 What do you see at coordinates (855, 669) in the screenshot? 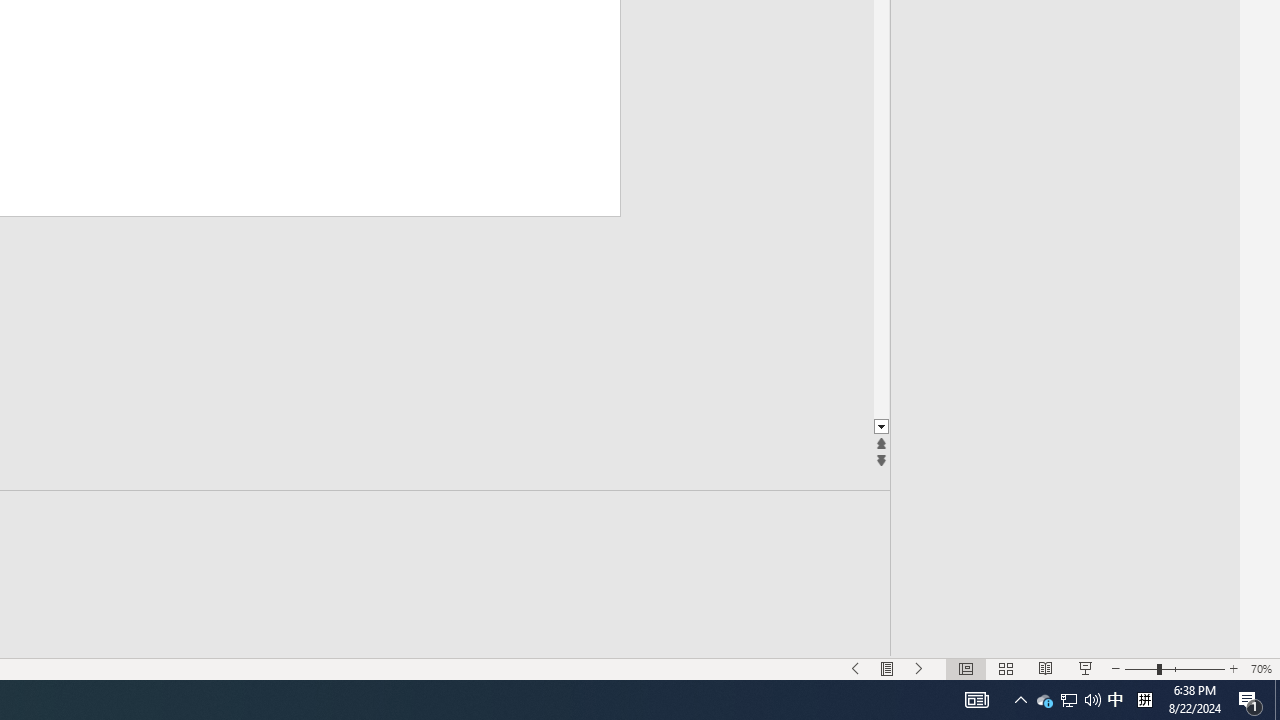
I see `'Slide Show Previous On'` at bounding box center [855, 669].